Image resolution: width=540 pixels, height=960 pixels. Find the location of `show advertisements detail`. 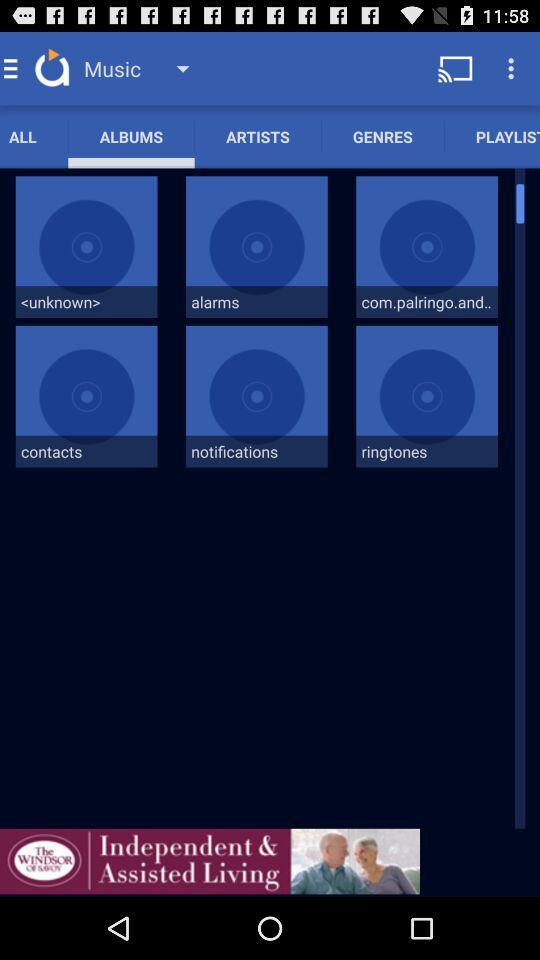

show advertisements detail is located at coordinates (209, 860).